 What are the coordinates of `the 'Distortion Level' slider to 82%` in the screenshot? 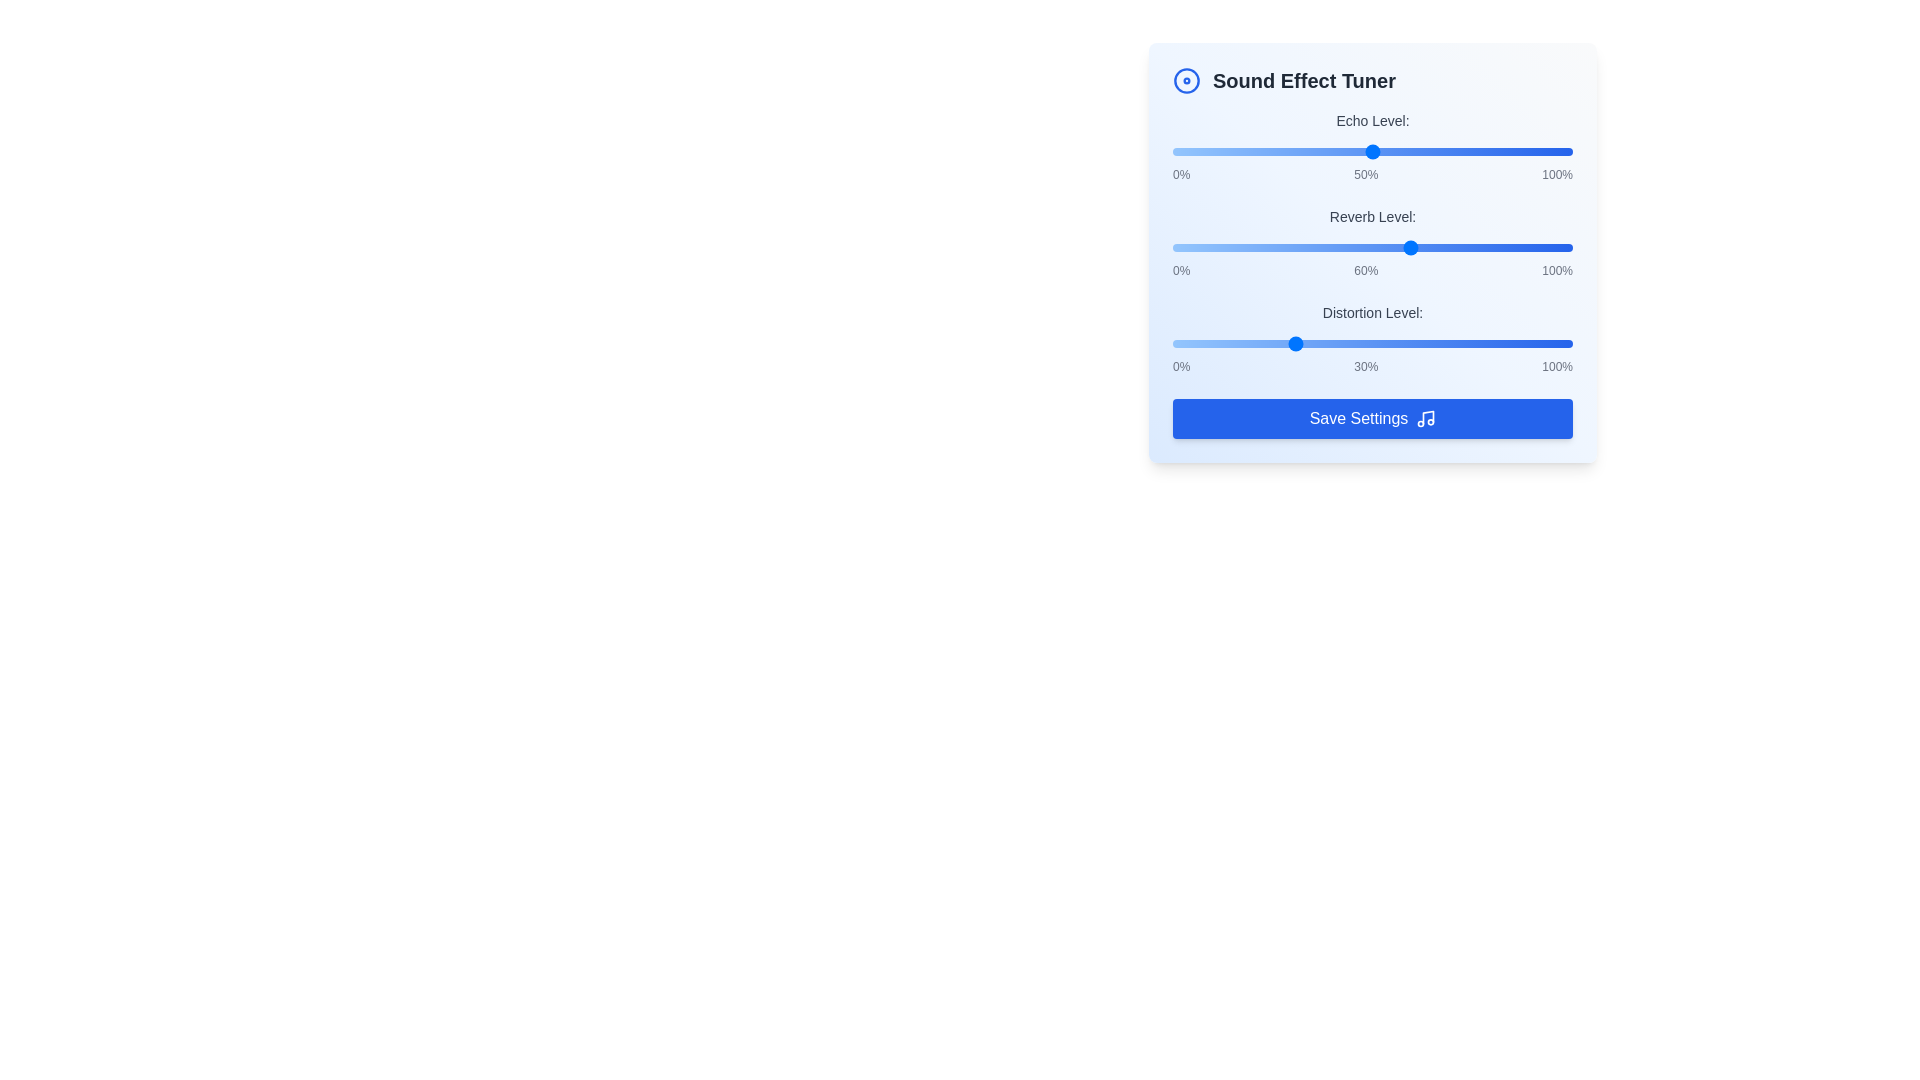 It's located at (1501, 342).